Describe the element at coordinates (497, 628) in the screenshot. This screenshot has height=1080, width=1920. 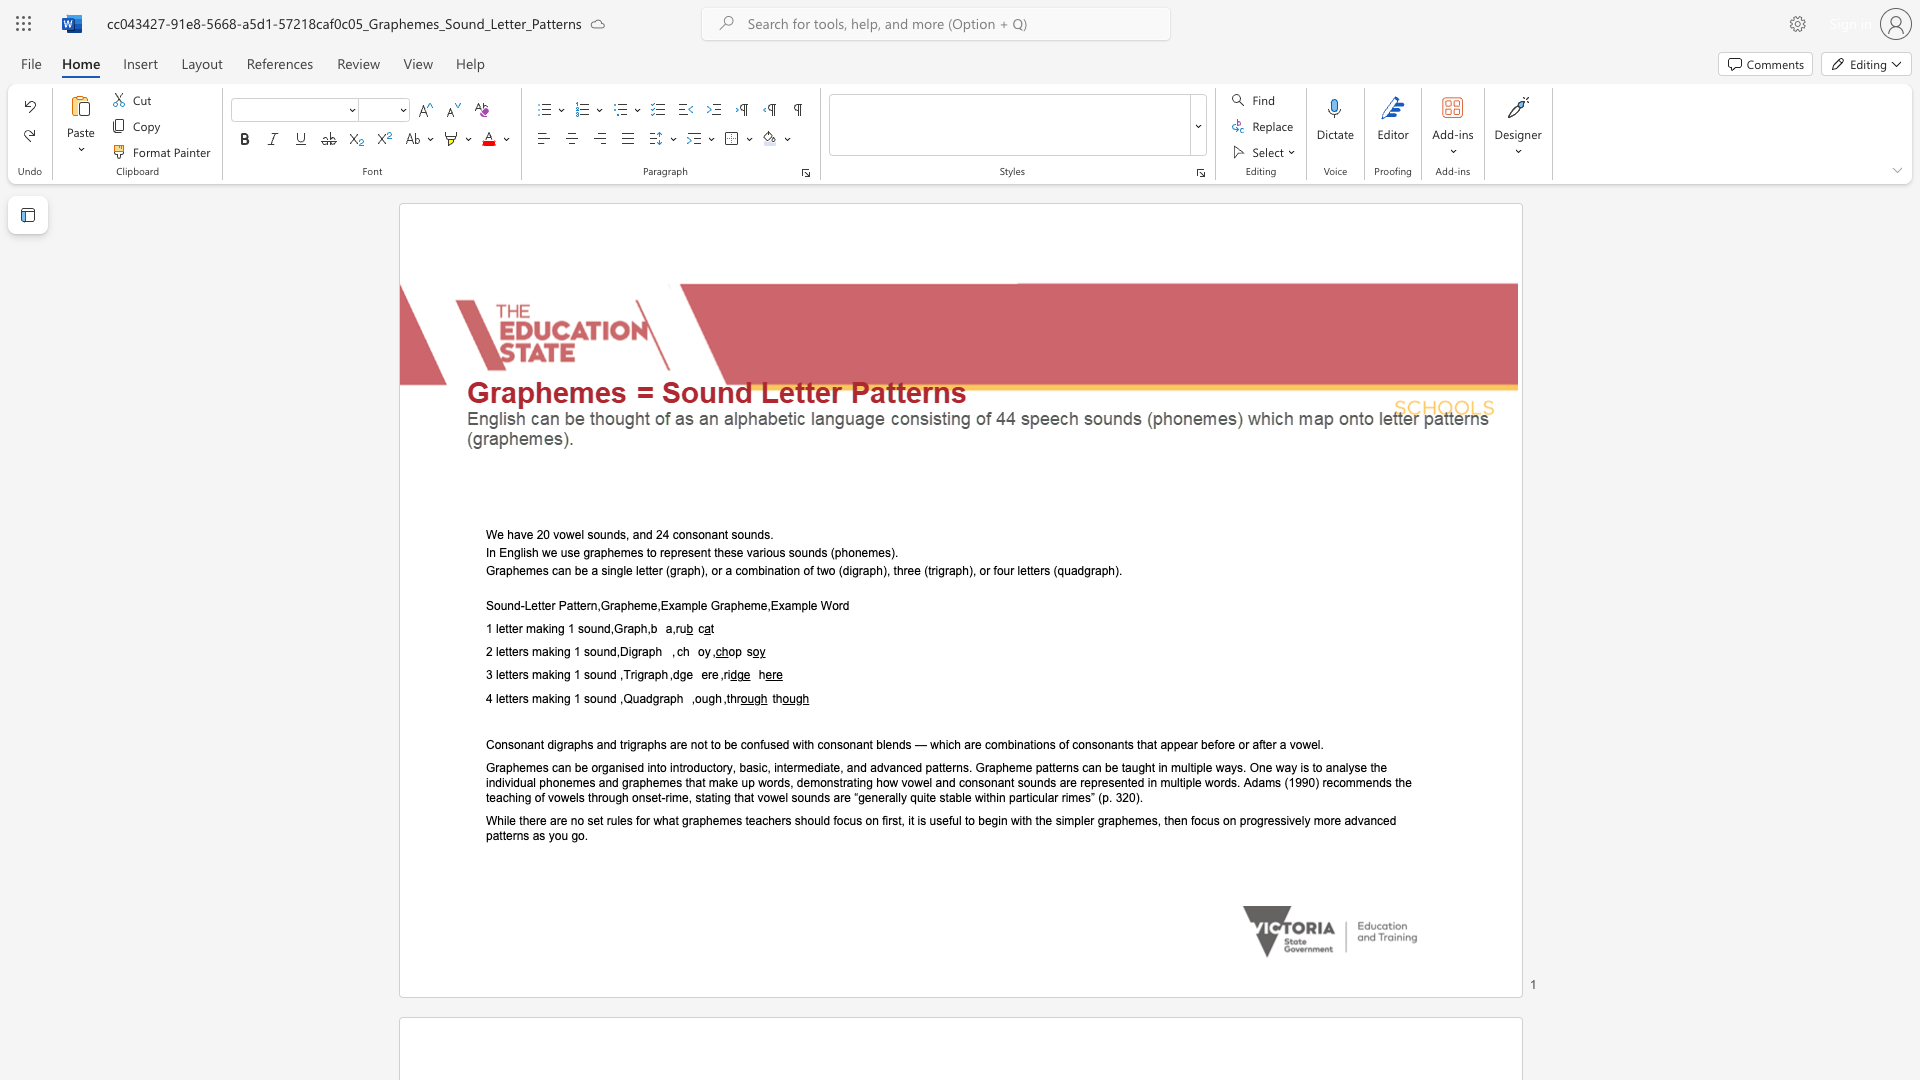
I see `the 1th character "l" in the text` at that location.